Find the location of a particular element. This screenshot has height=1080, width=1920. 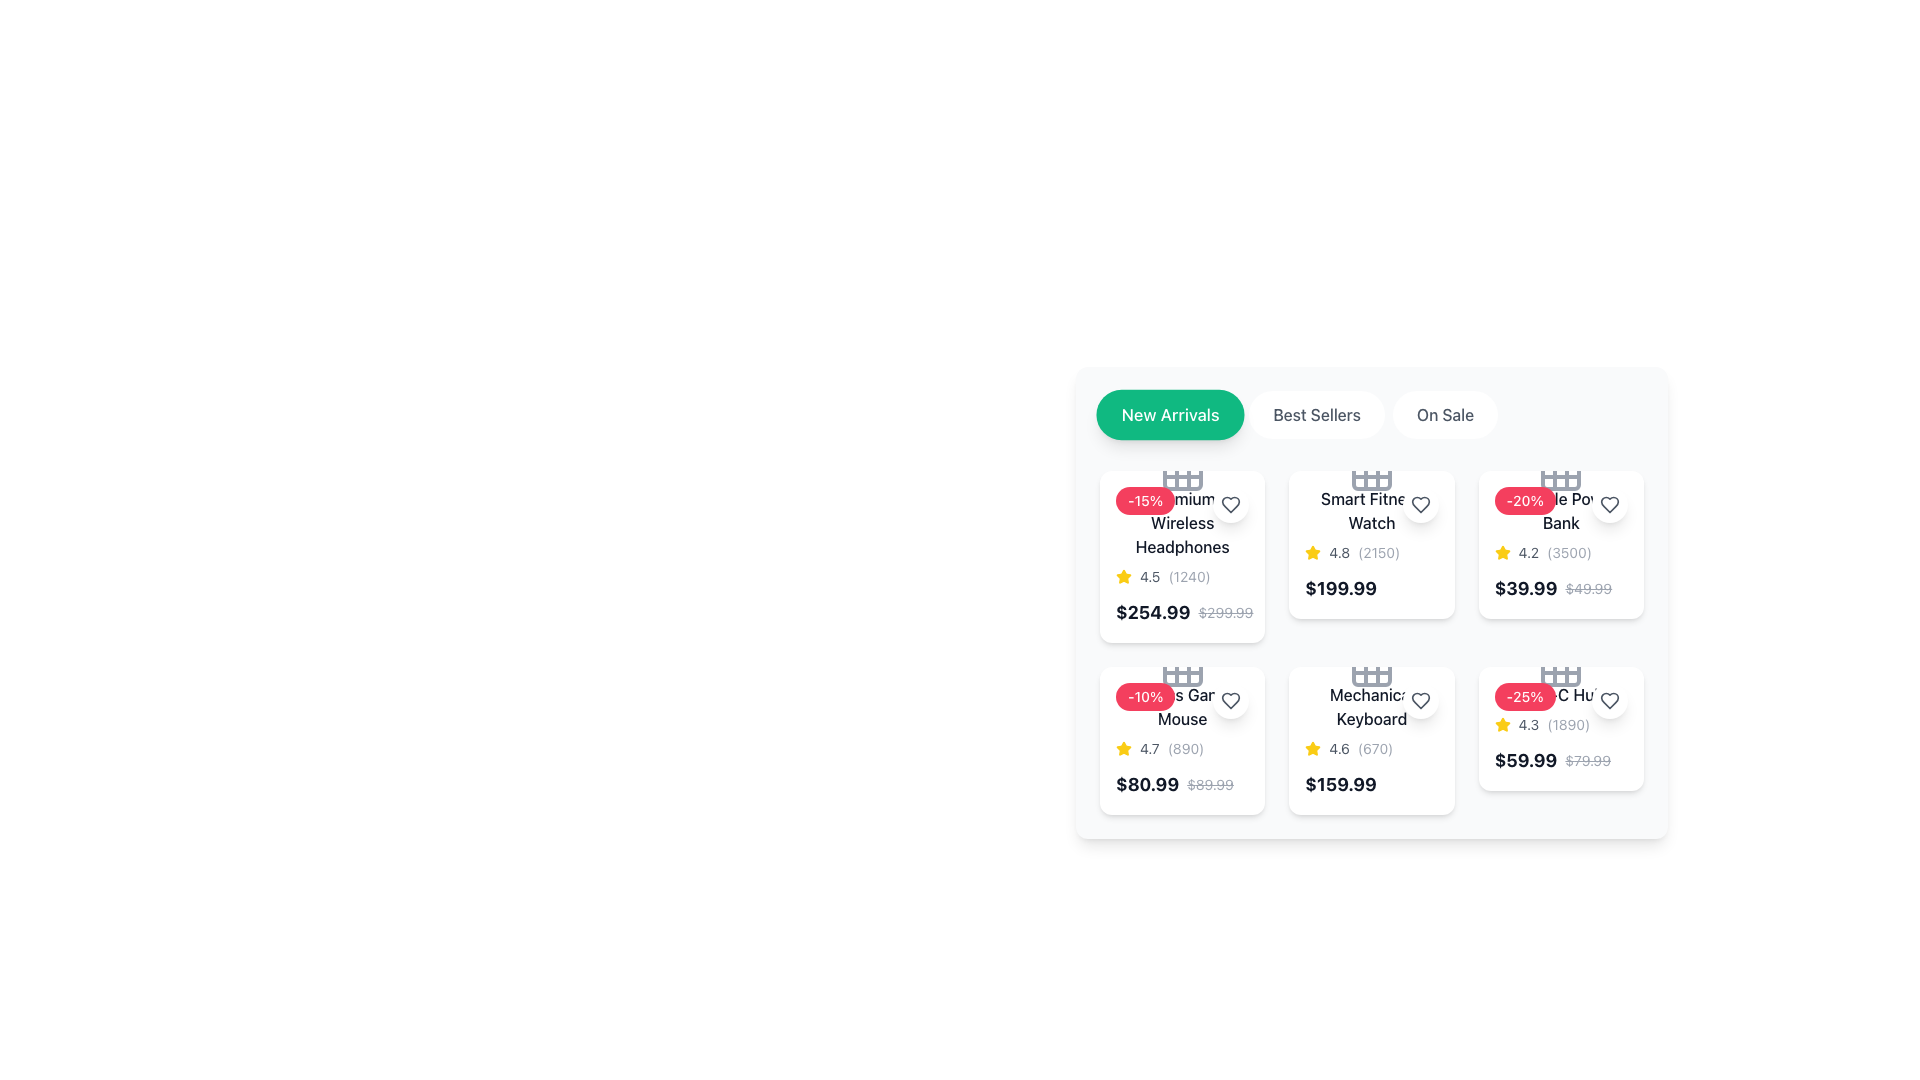

the discount indicator badge located at the top-left corner of the product card for 'Premium Wireless Headphones' is located at coordinates (1145, 500).